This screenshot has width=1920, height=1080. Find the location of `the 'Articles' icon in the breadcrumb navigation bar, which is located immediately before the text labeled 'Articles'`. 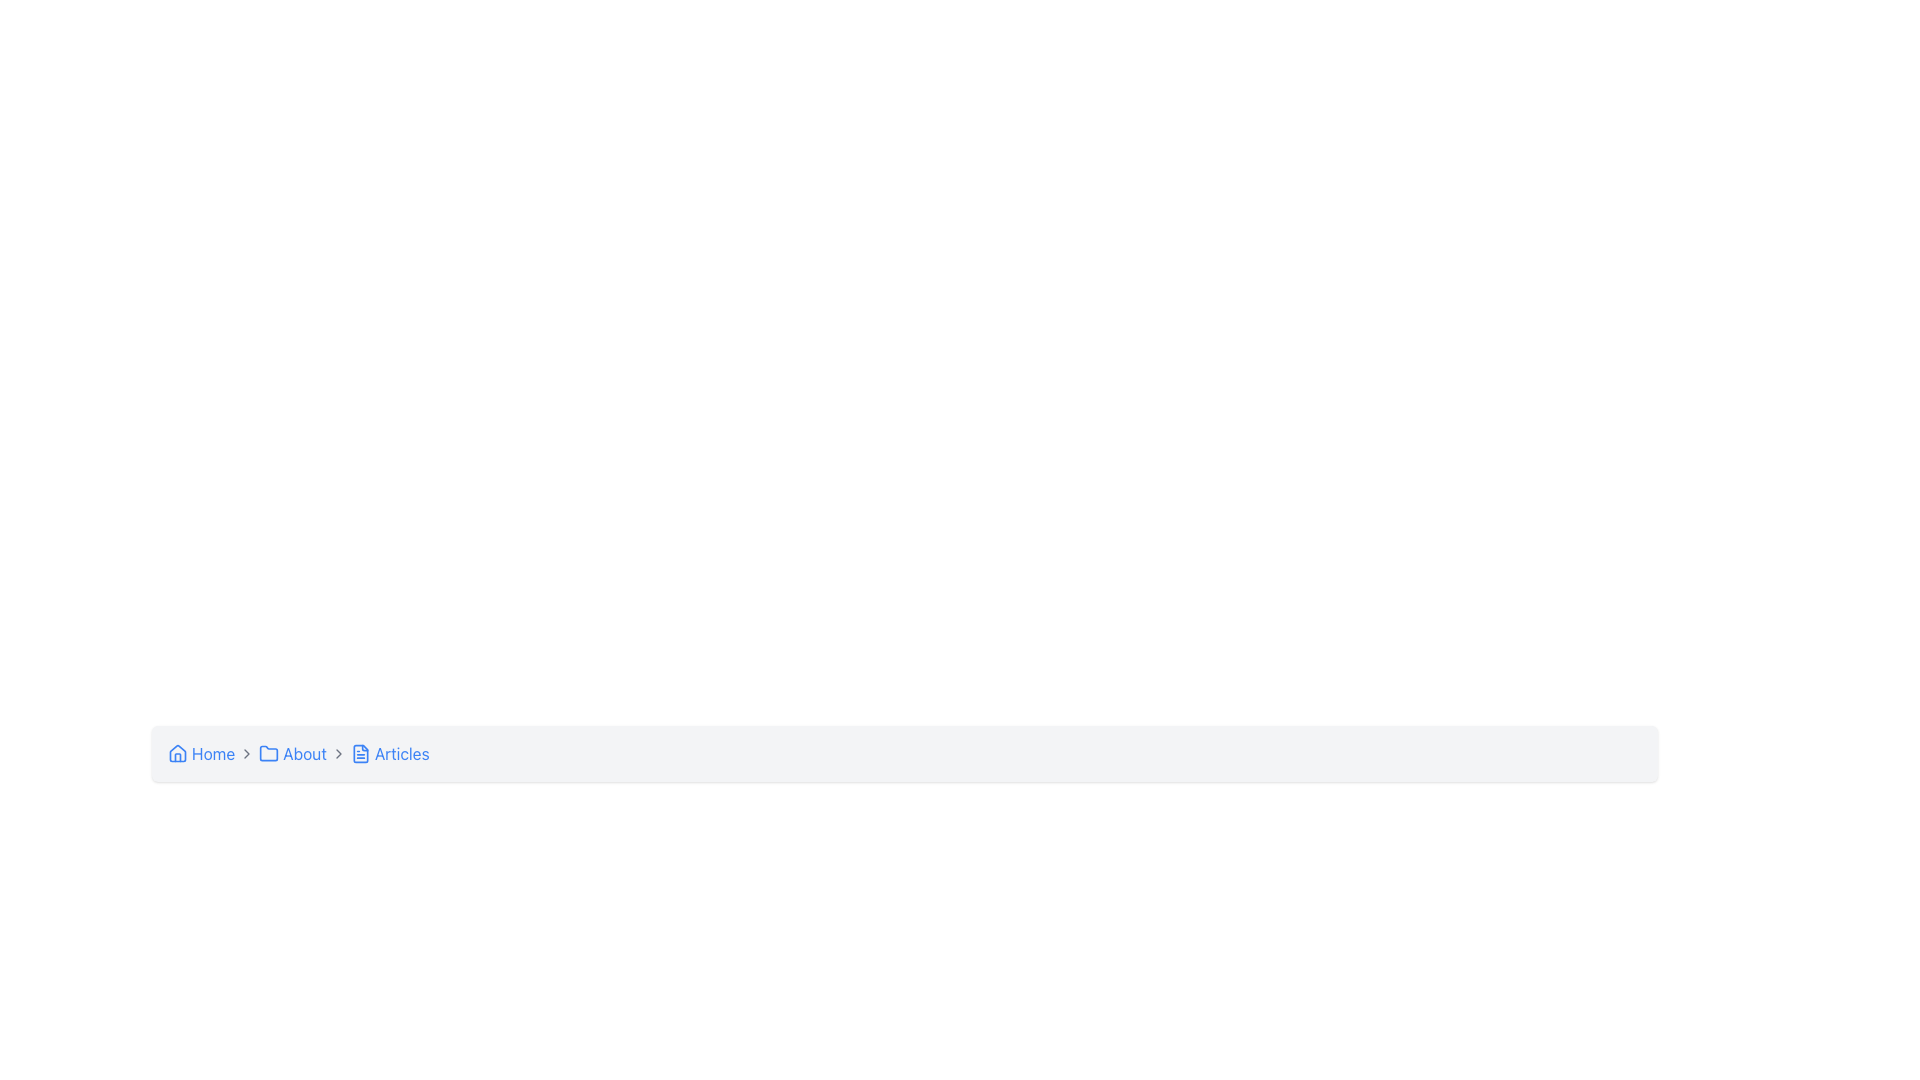

the 'Articles' icon in the breadcrumb navigation bar, which is located immediately before the text labeled 'Articles' is located at coordinates (360, 753).